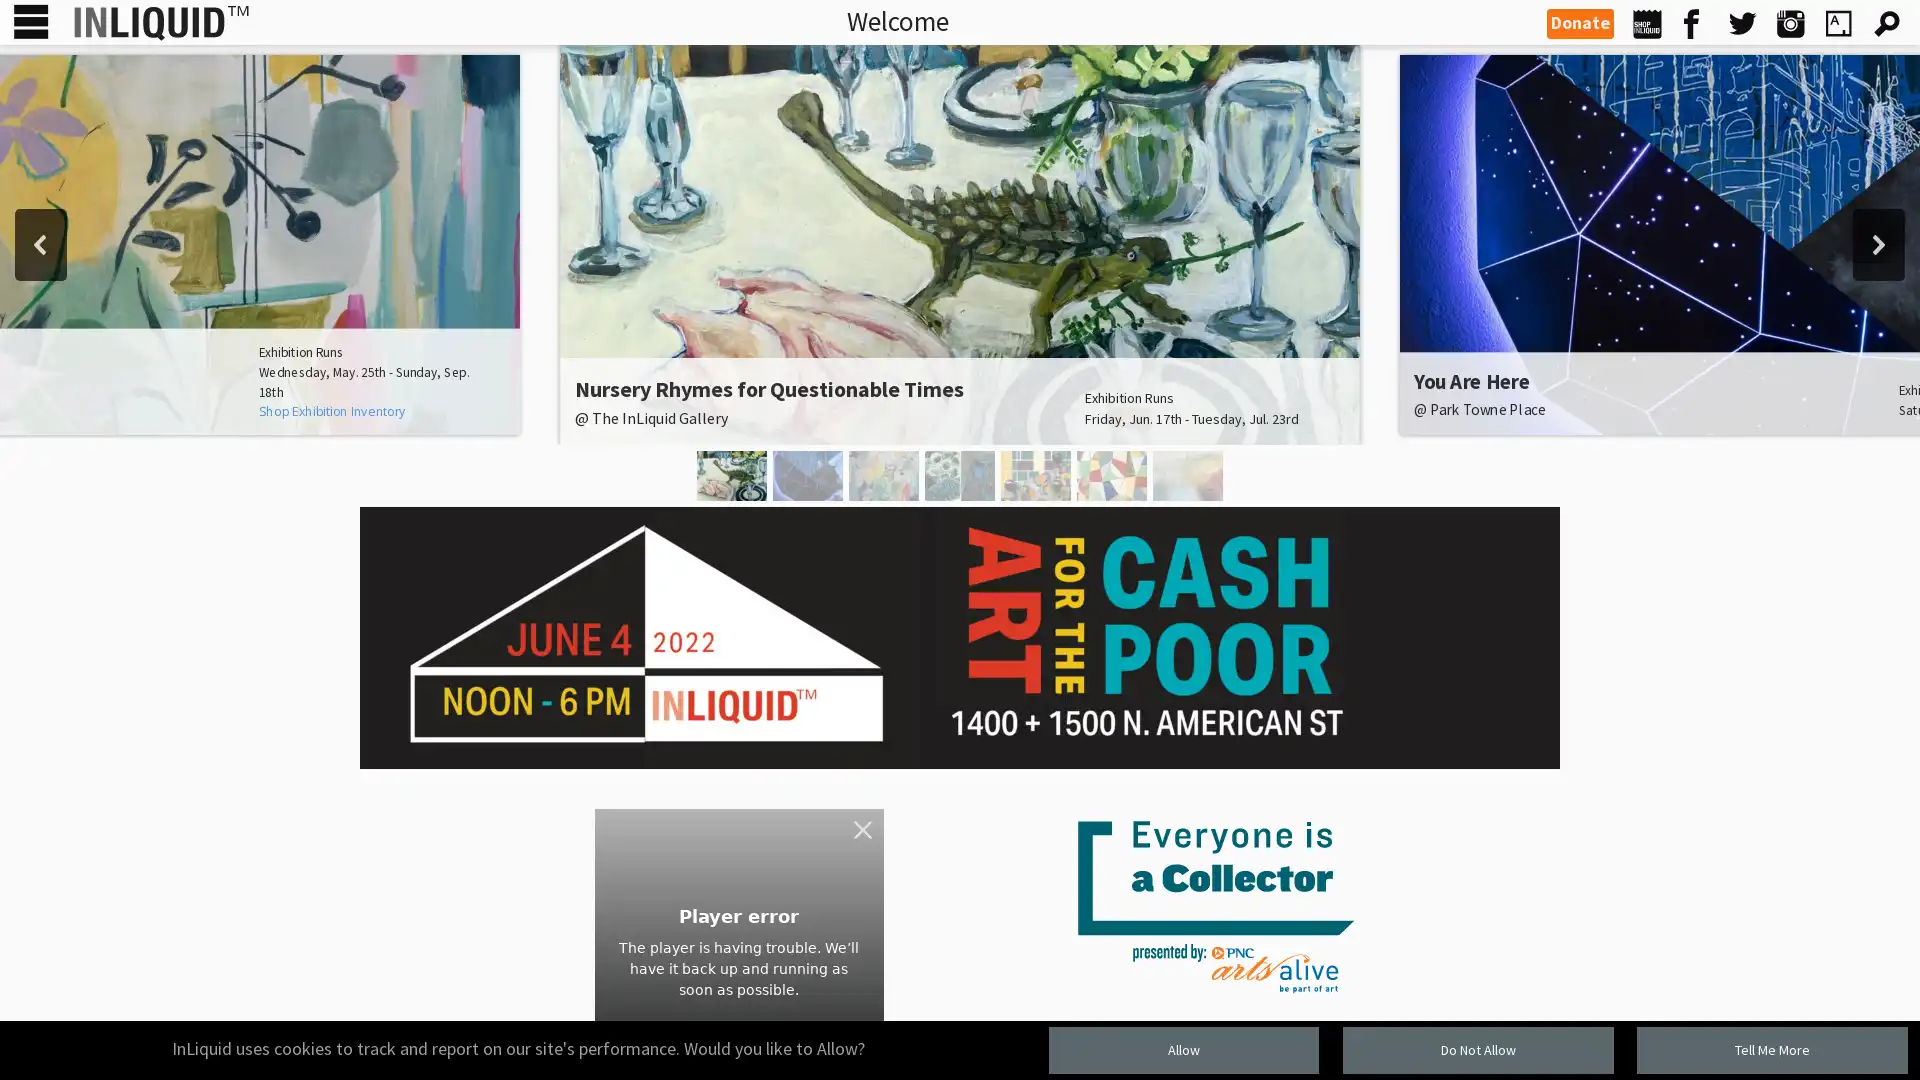  I want to click on next arrow, so click(1877, 244).